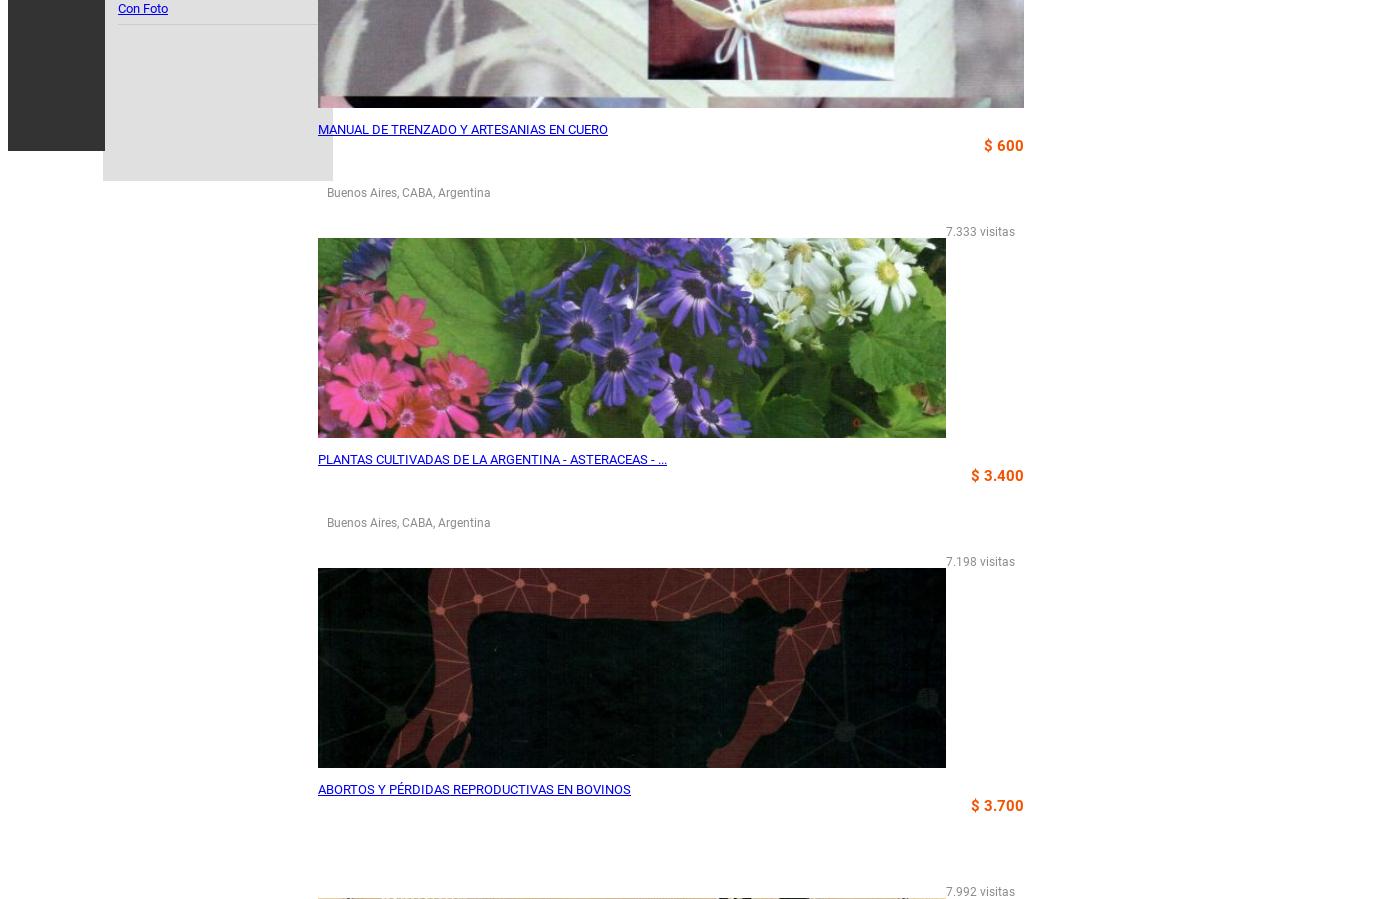  Describe the element at coordinates (997, 806) in the screenshot. I see `'$ 3.700'` at that location.